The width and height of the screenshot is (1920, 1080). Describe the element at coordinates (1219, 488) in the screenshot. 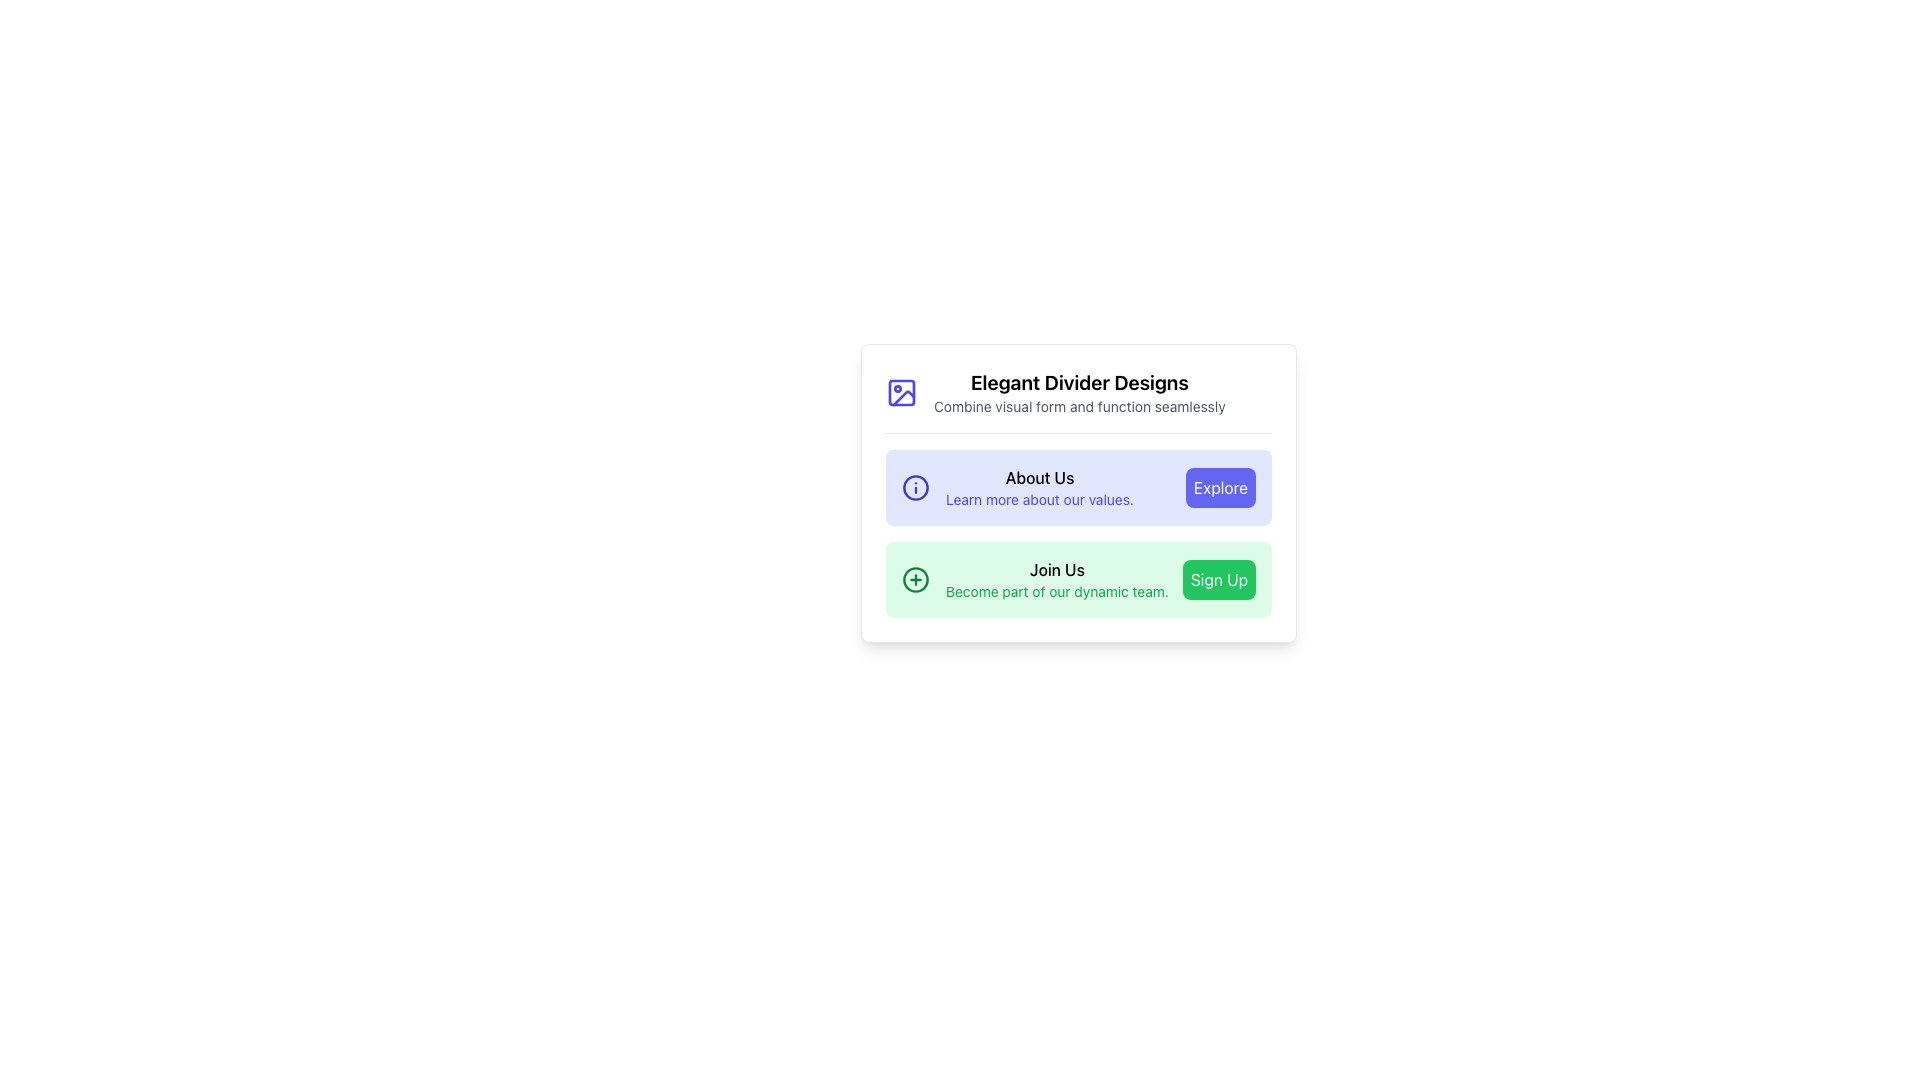

I see `the 'Explore' button located on the right side of the 'About Us' section` at that location.